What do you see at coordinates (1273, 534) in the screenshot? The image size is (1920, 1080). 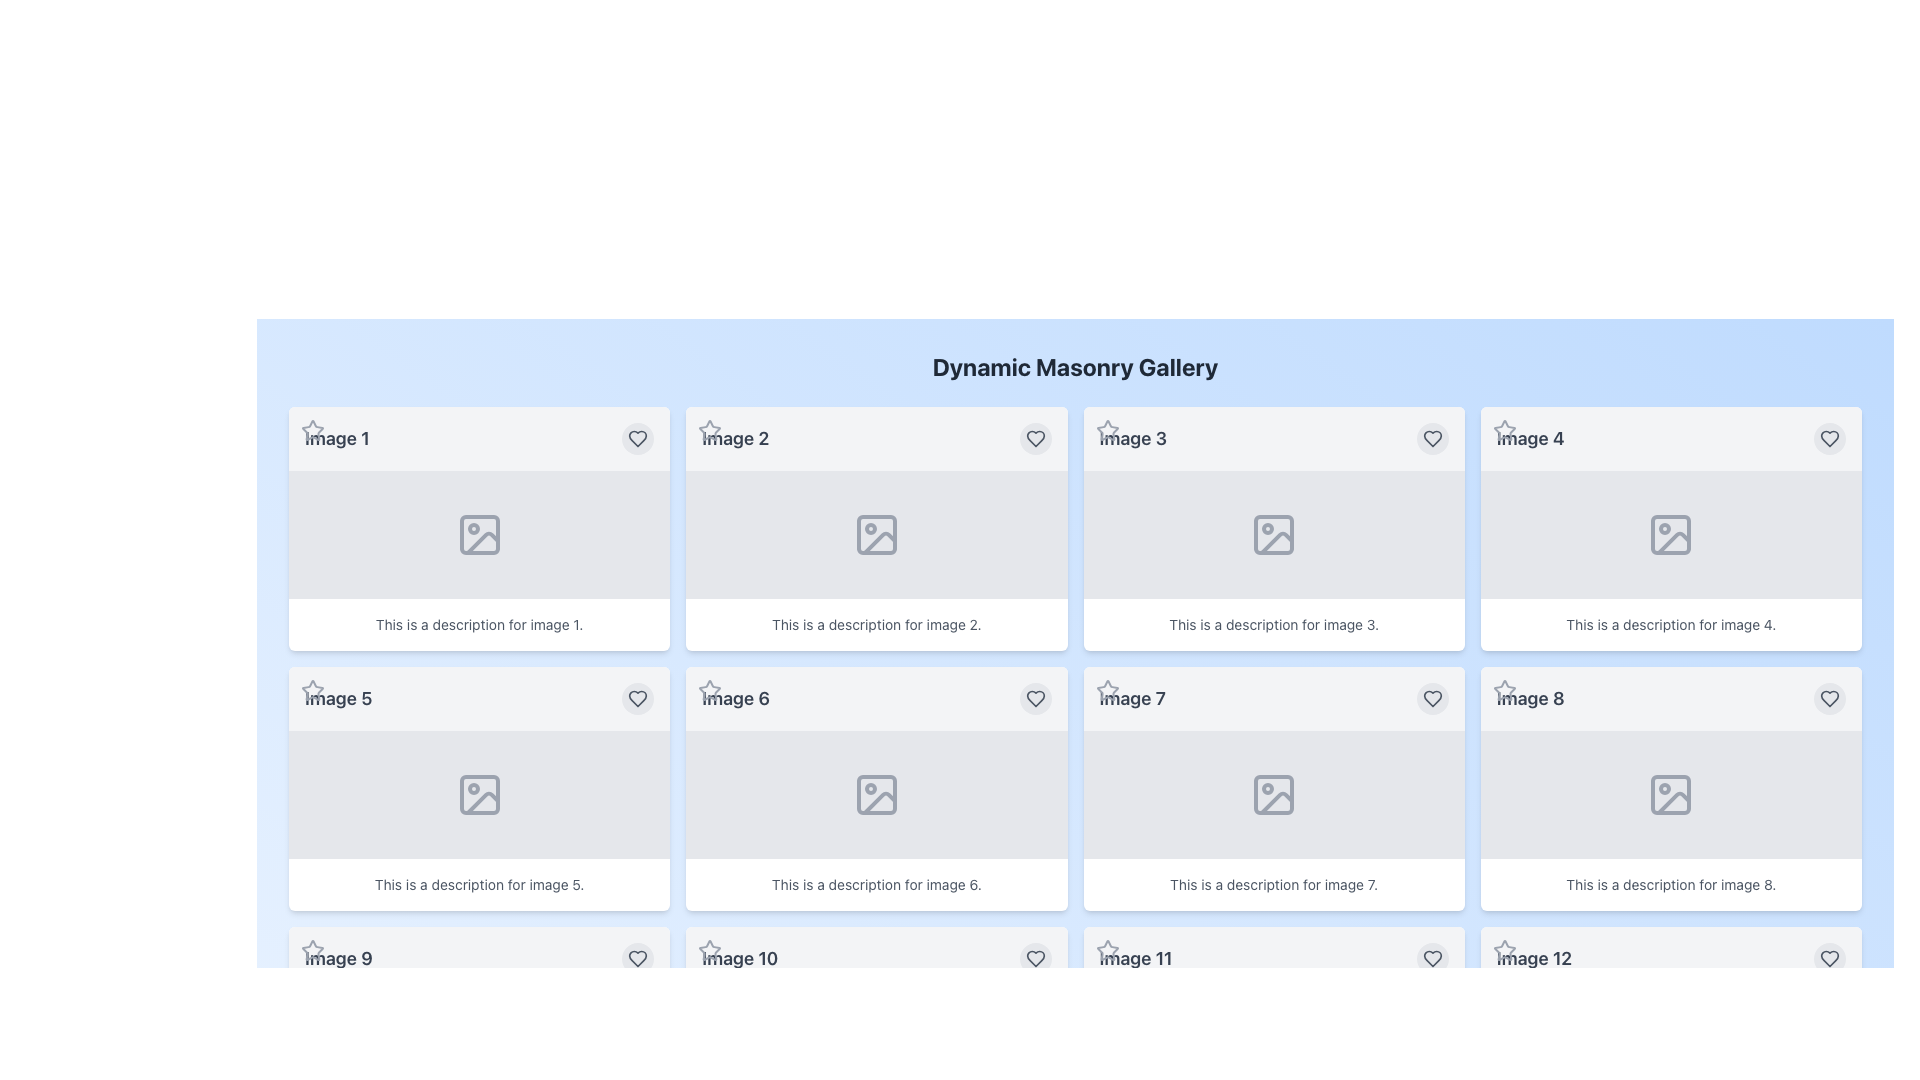 I see `the small light gray rectangle with rounded corners located inside the third card of the first row in the masonry-style gallery, which serves as an image placeholder` at bounding box center [1273, 534].